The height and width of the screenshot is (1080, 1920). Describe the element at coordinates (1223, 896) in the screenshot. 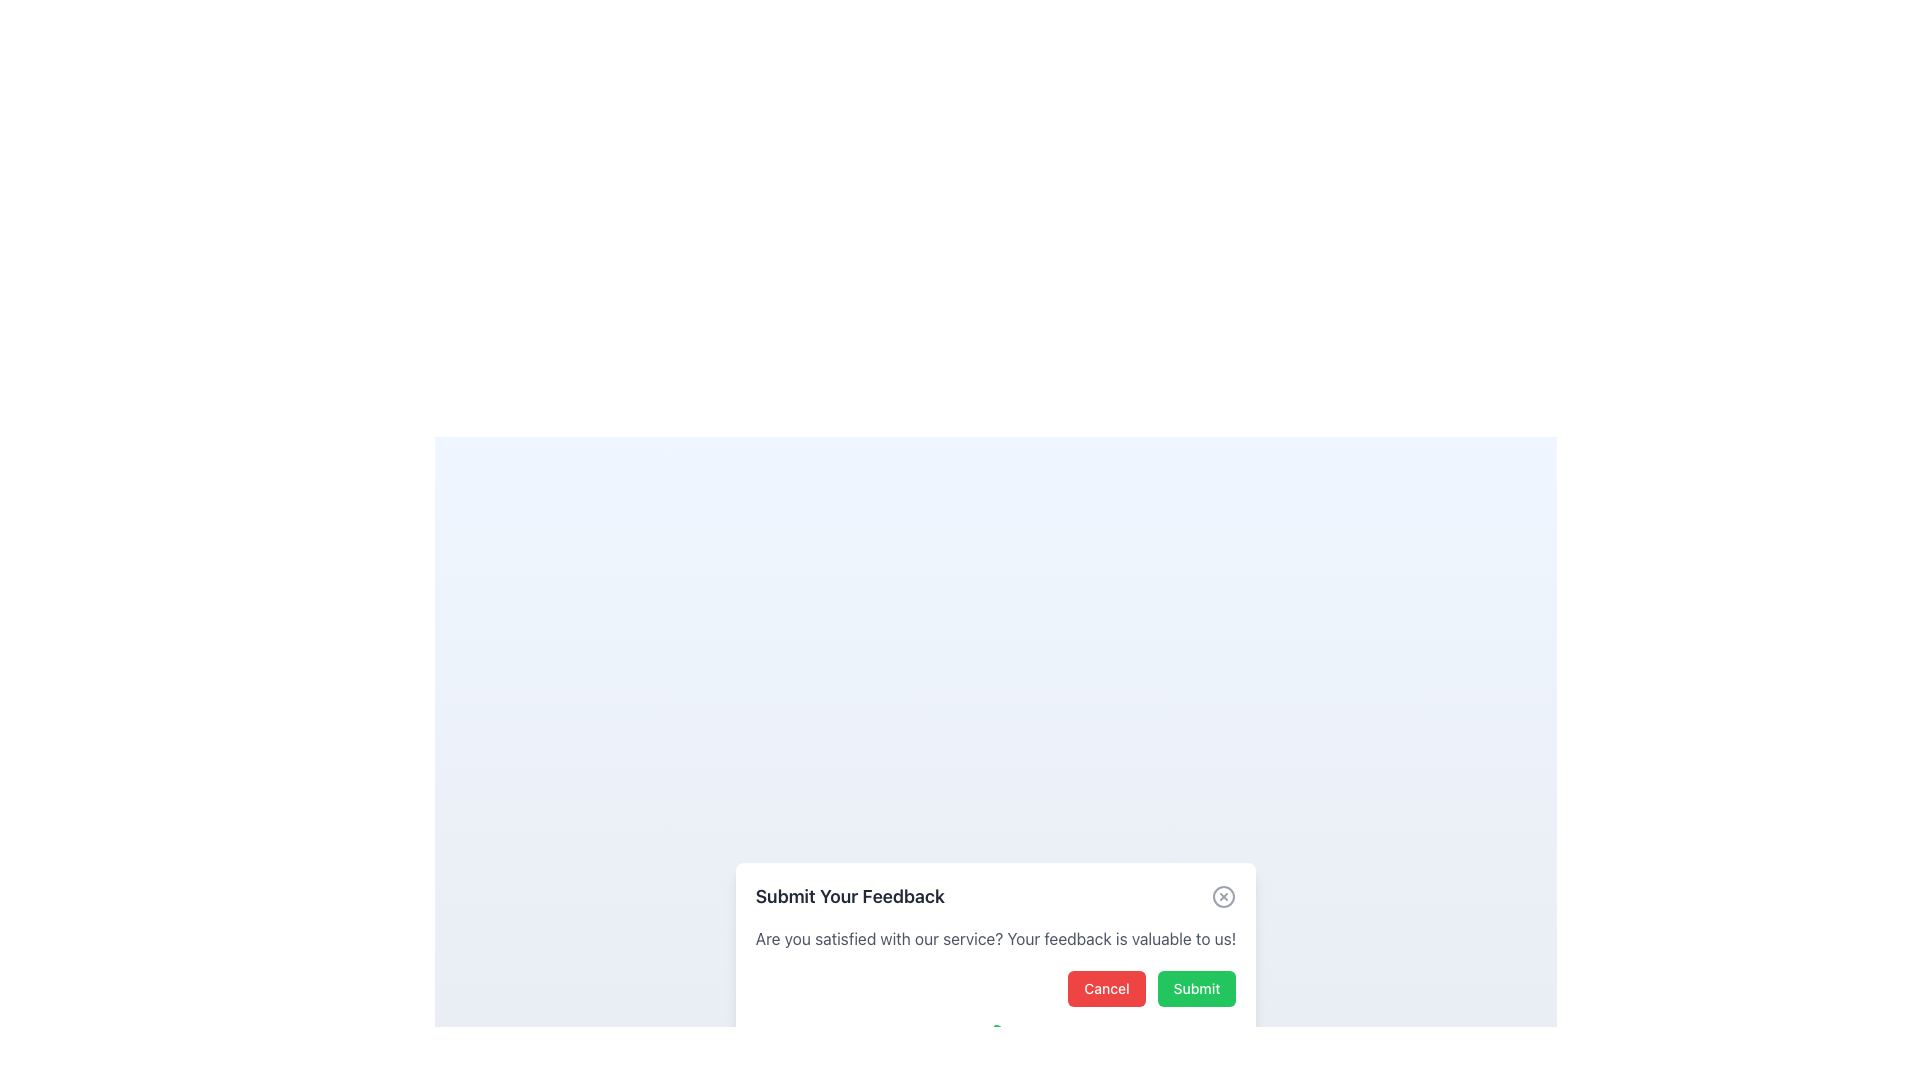

I see `the gray circular outline button with an 'X' symbol inside, located in the top-right corner of the 'Submit Your Feedback' modal` at that location.